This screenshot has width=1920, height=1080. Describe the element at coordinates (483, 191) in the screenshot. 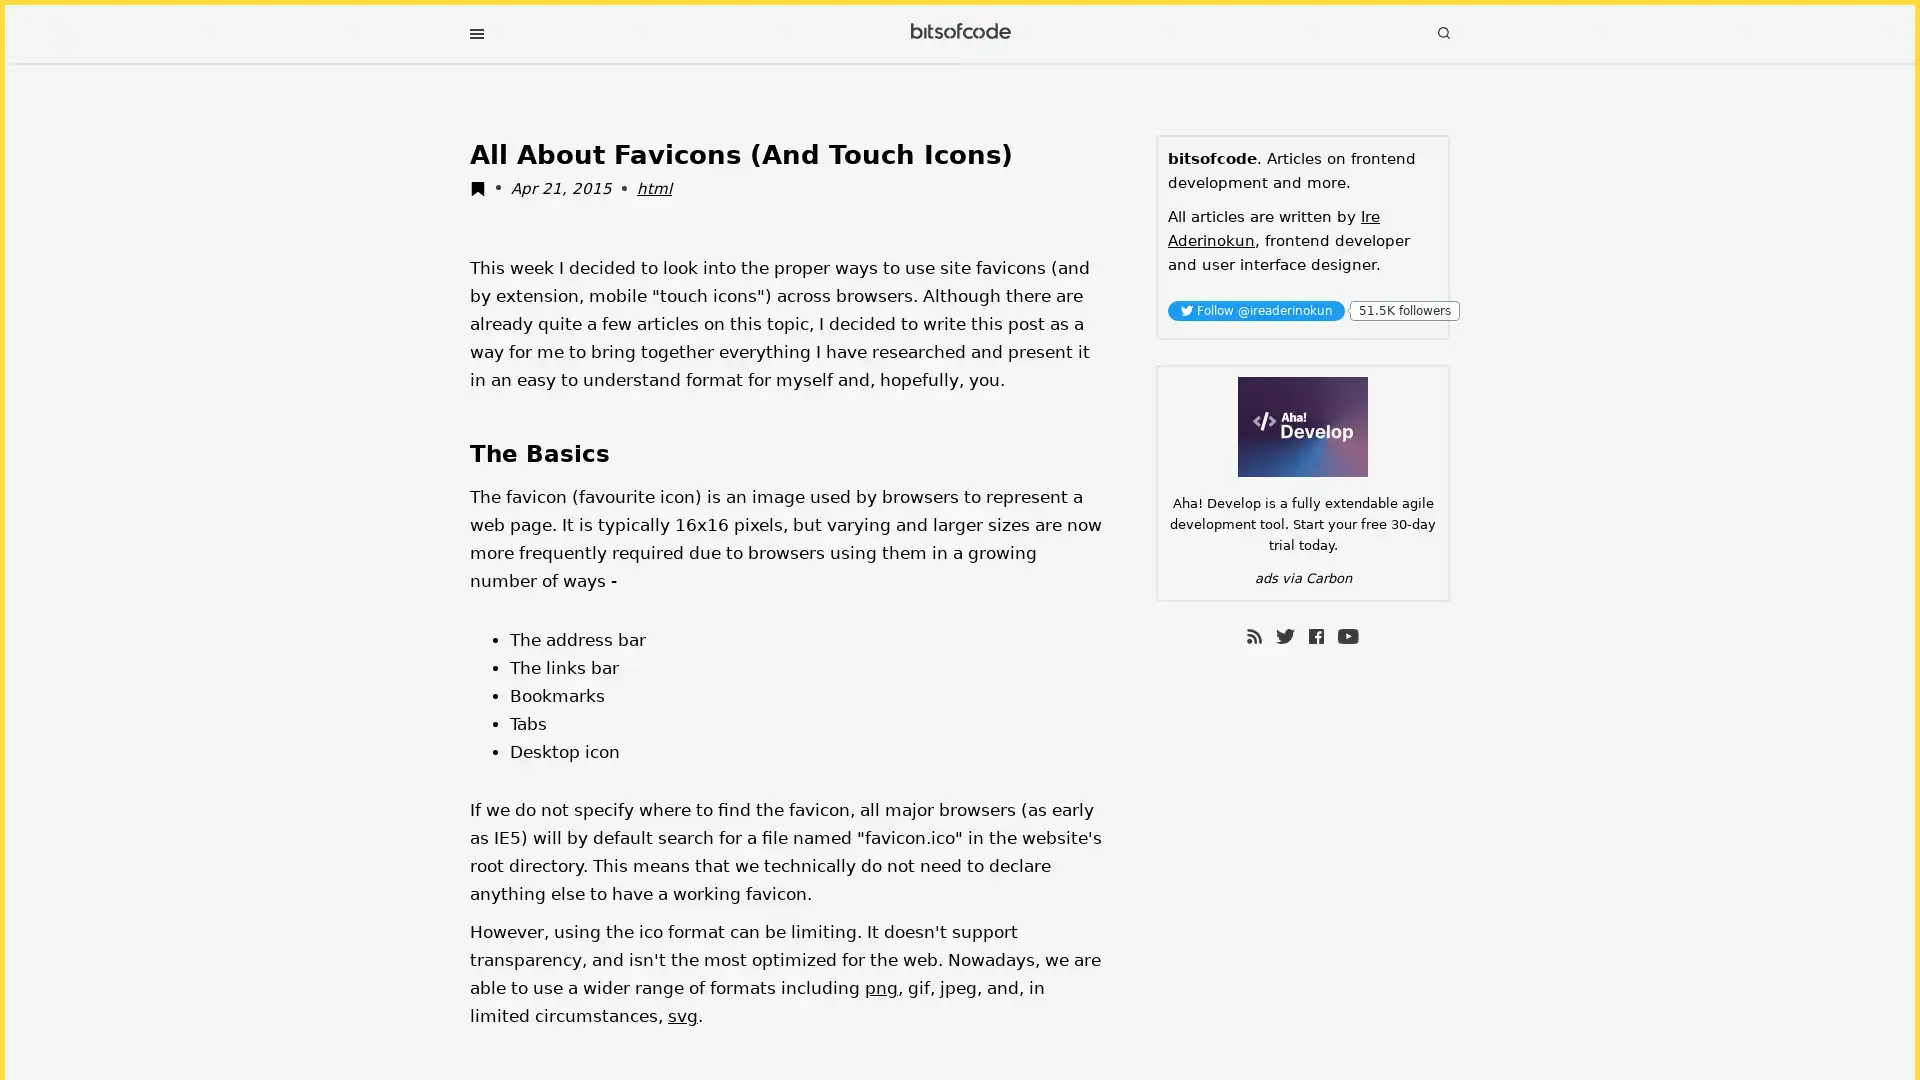

I see `Save Article for Offline` at that location.